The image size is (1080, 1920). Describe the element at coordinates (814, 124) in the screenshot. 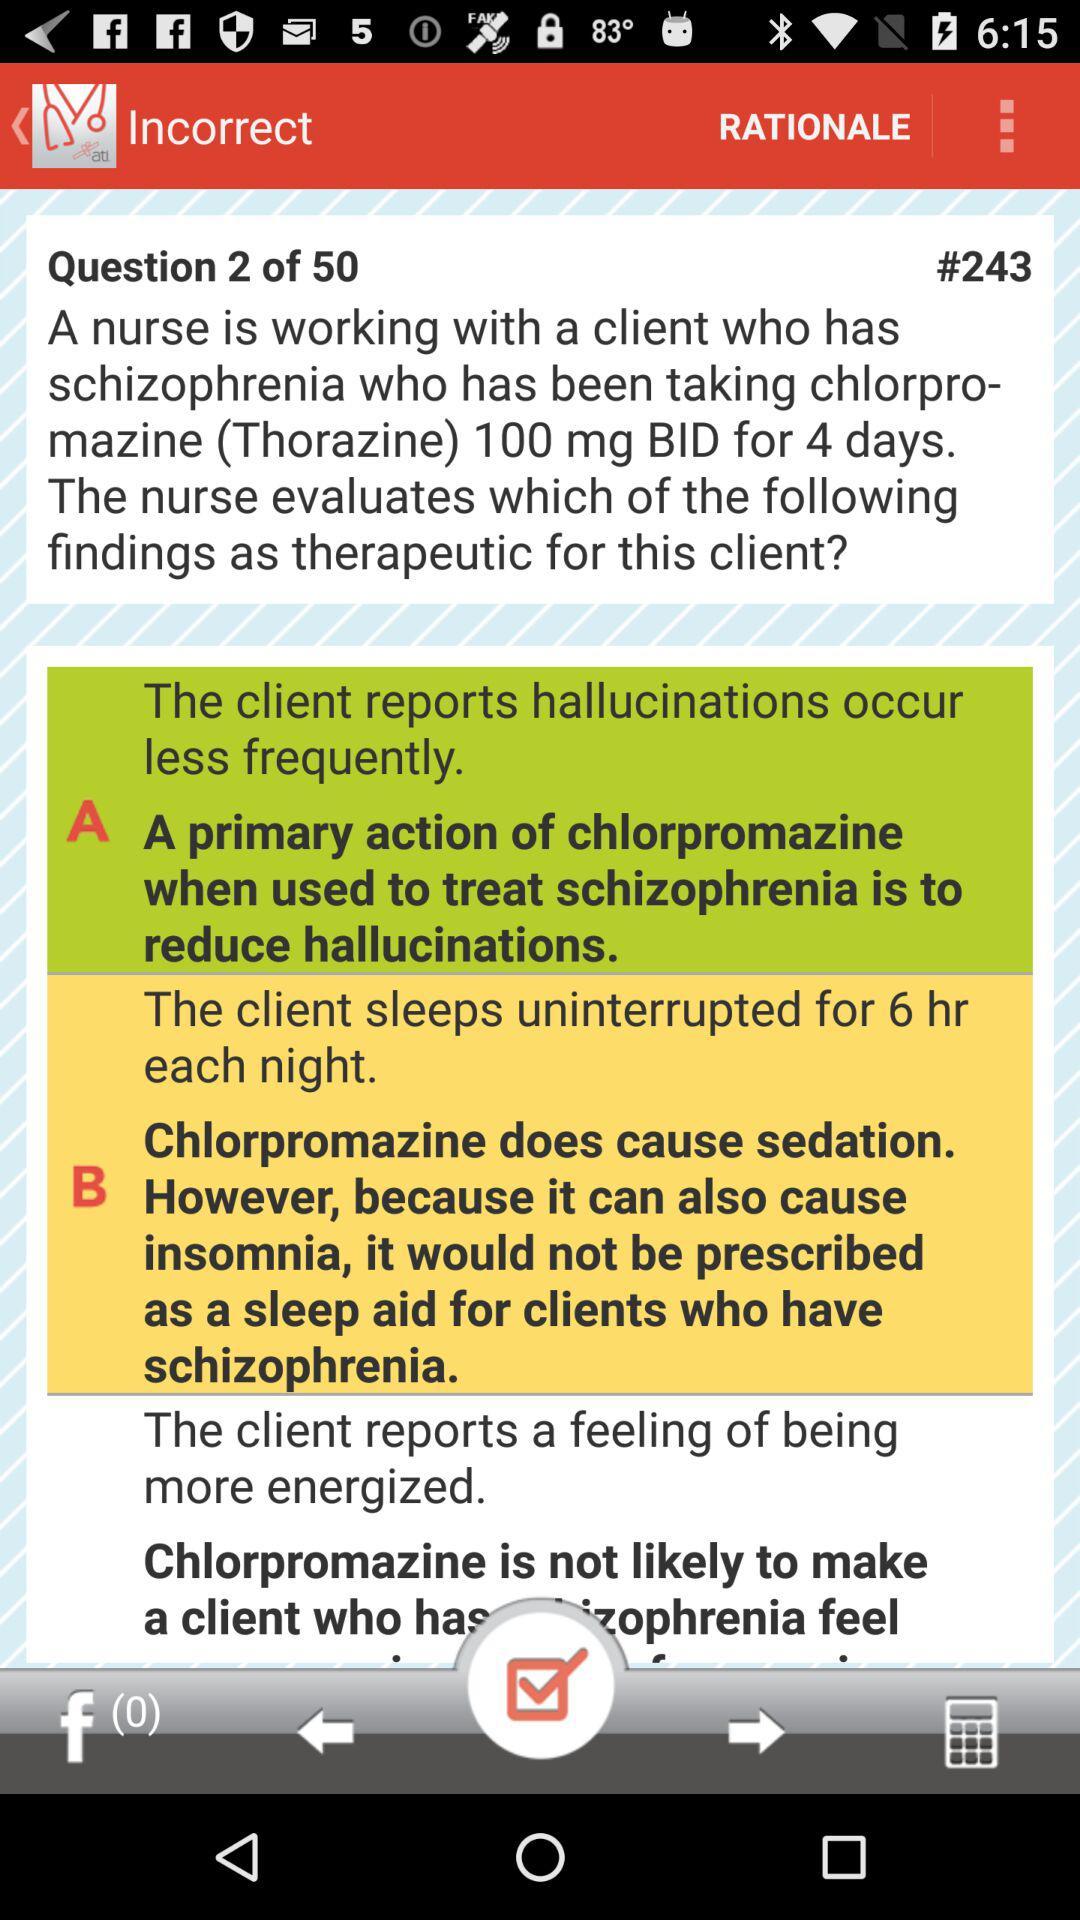

I see `icon above question 2 of icon` at that location.